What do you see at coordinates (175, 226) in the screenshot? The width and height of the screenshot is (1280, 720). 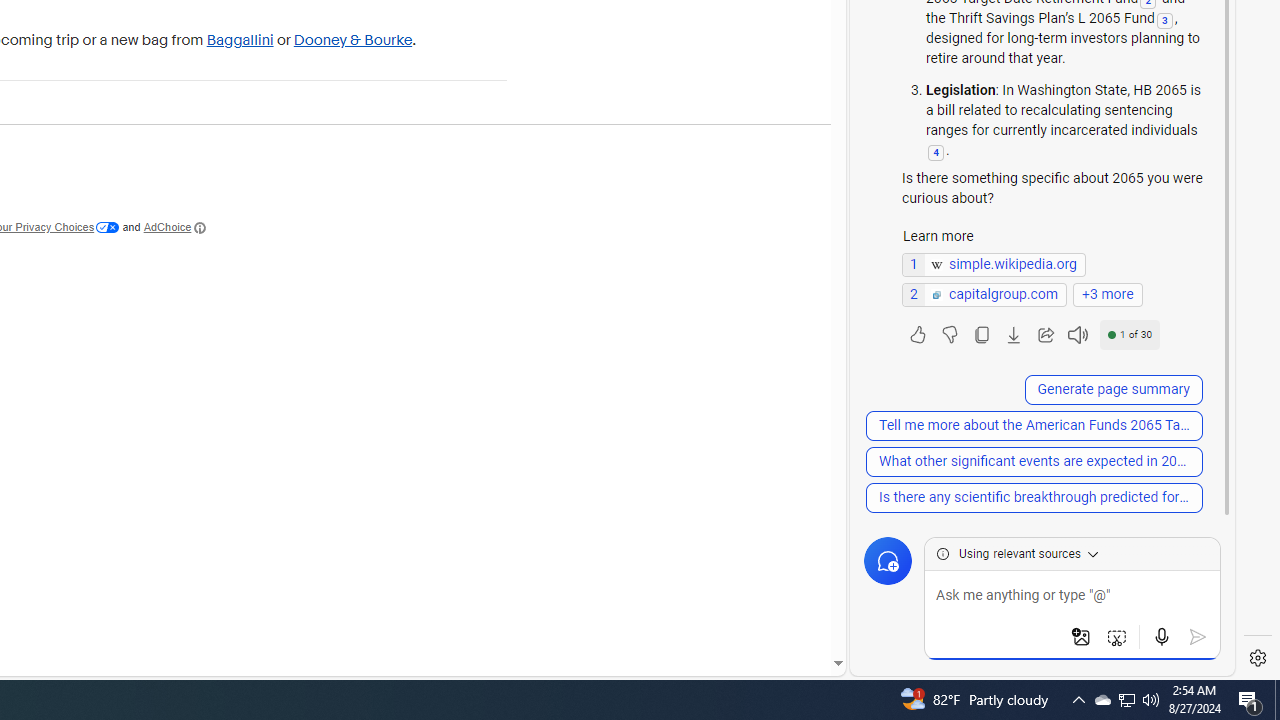 I see `'AdChoice'` at bounding box center [175, 226].